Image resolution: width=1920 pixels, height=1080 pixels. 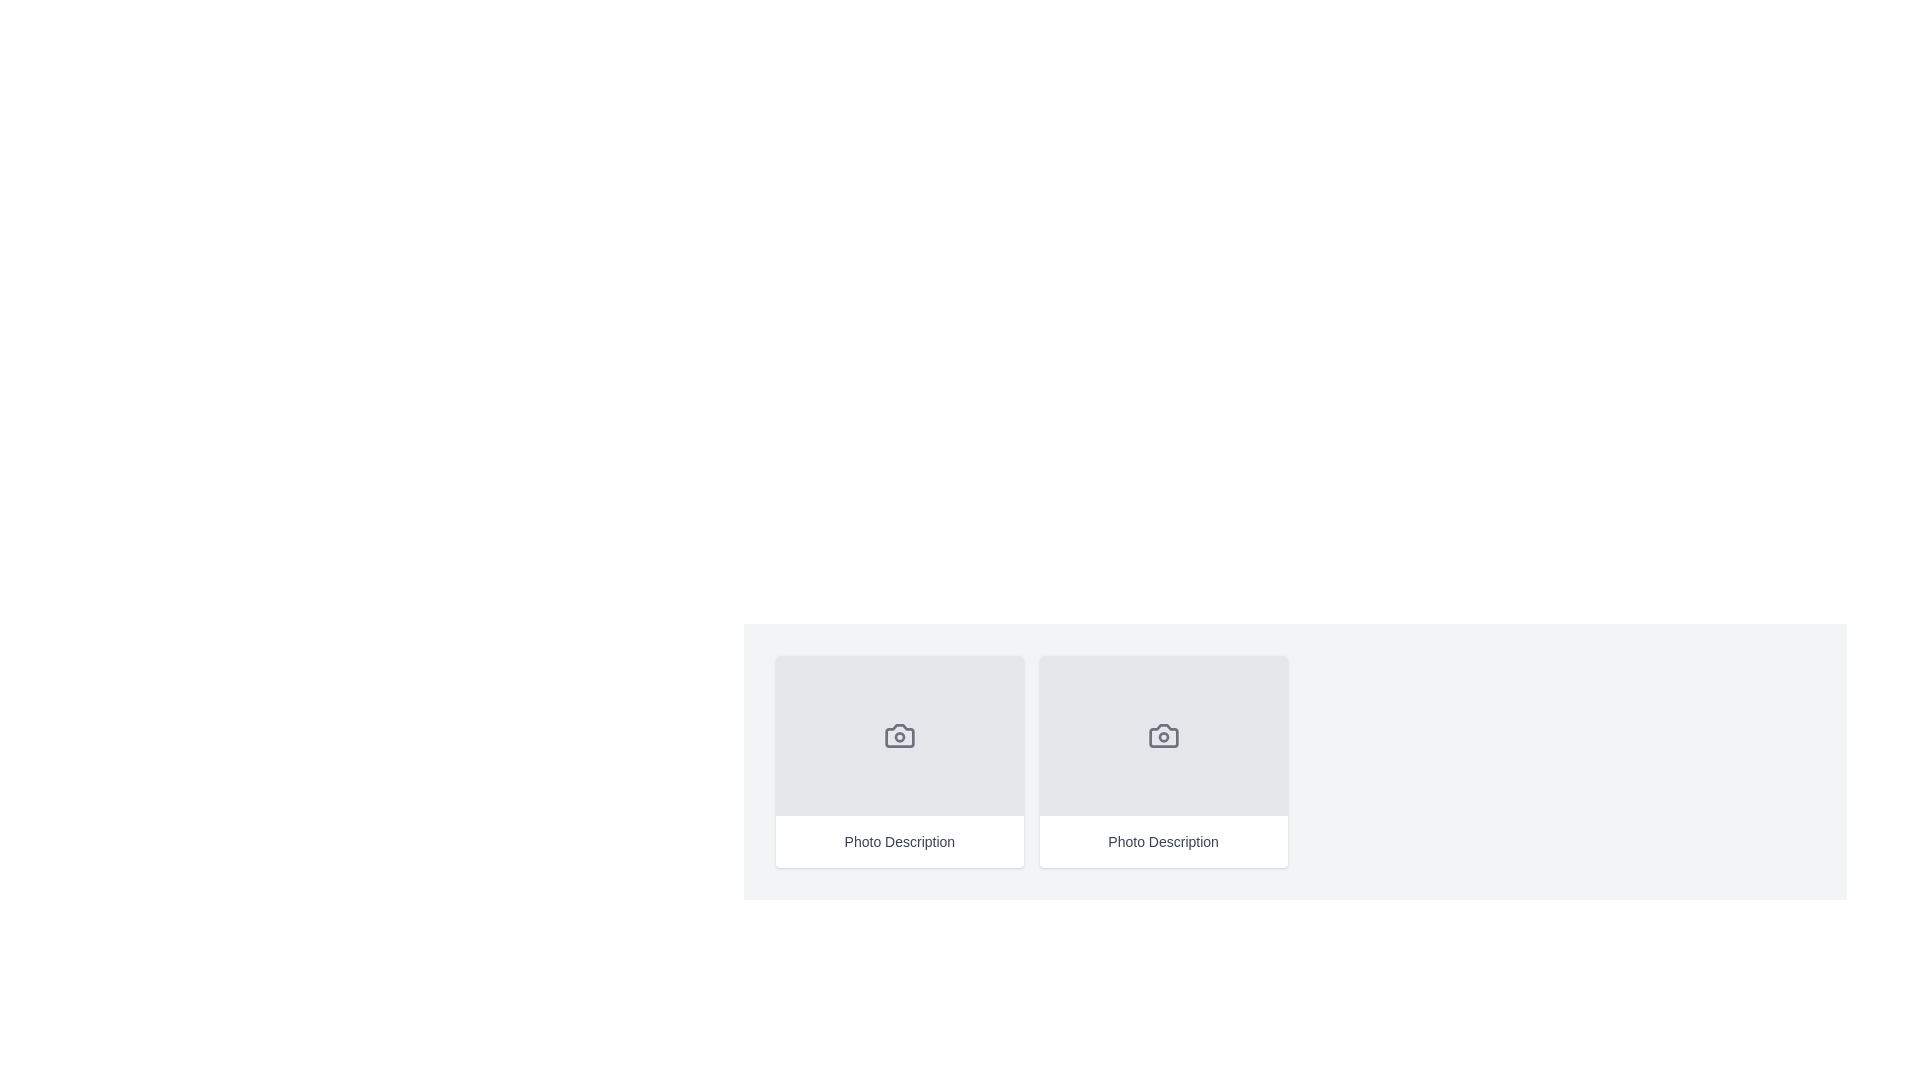 I want to click on the camera icon element located at the center of the leftmost column to access contextual actions, so click(x=898, y=736).